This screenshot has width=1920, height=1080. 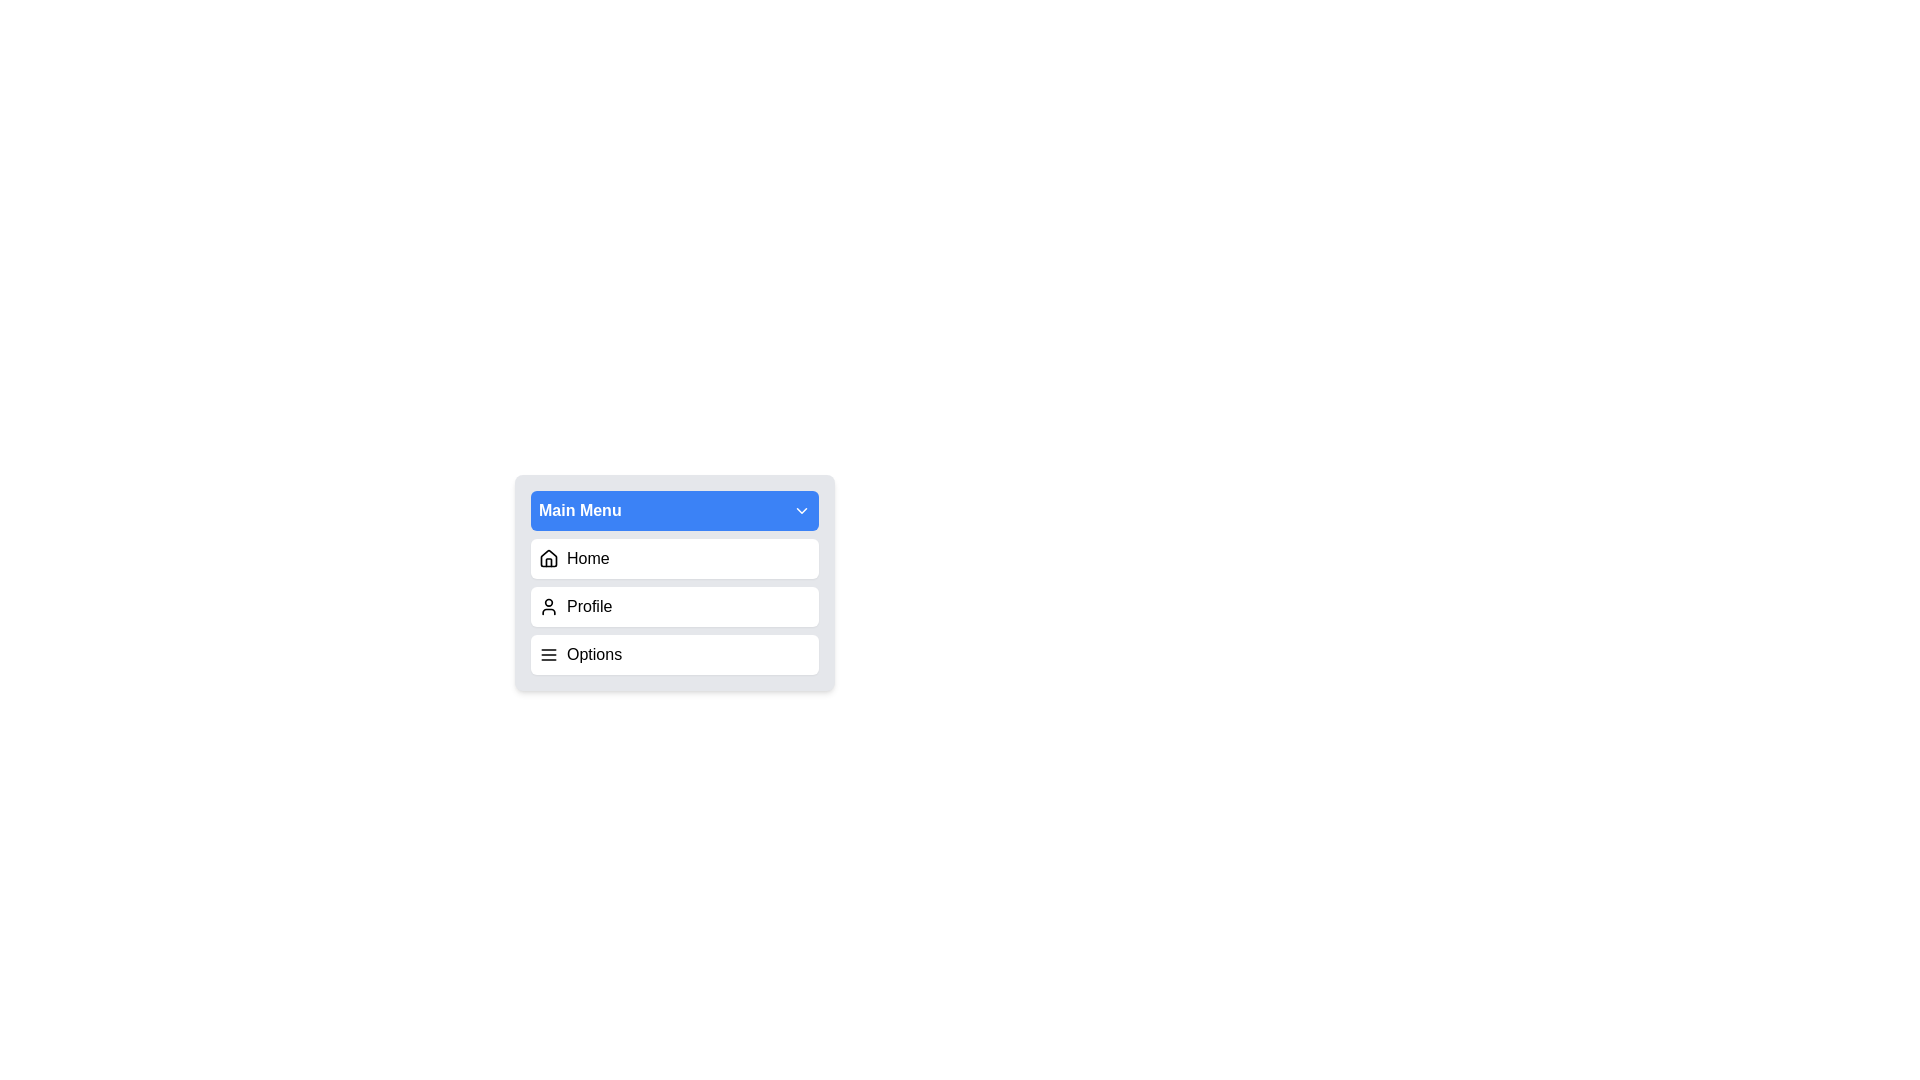 What do you see at coordinates (548, 655) in the screenshot?
I see `the hamburger menu icon located within the 'Options' group, which is the first visual component of the 'Options' item below the 'Main Menu' dropdown` at bounding box center [548, 655].